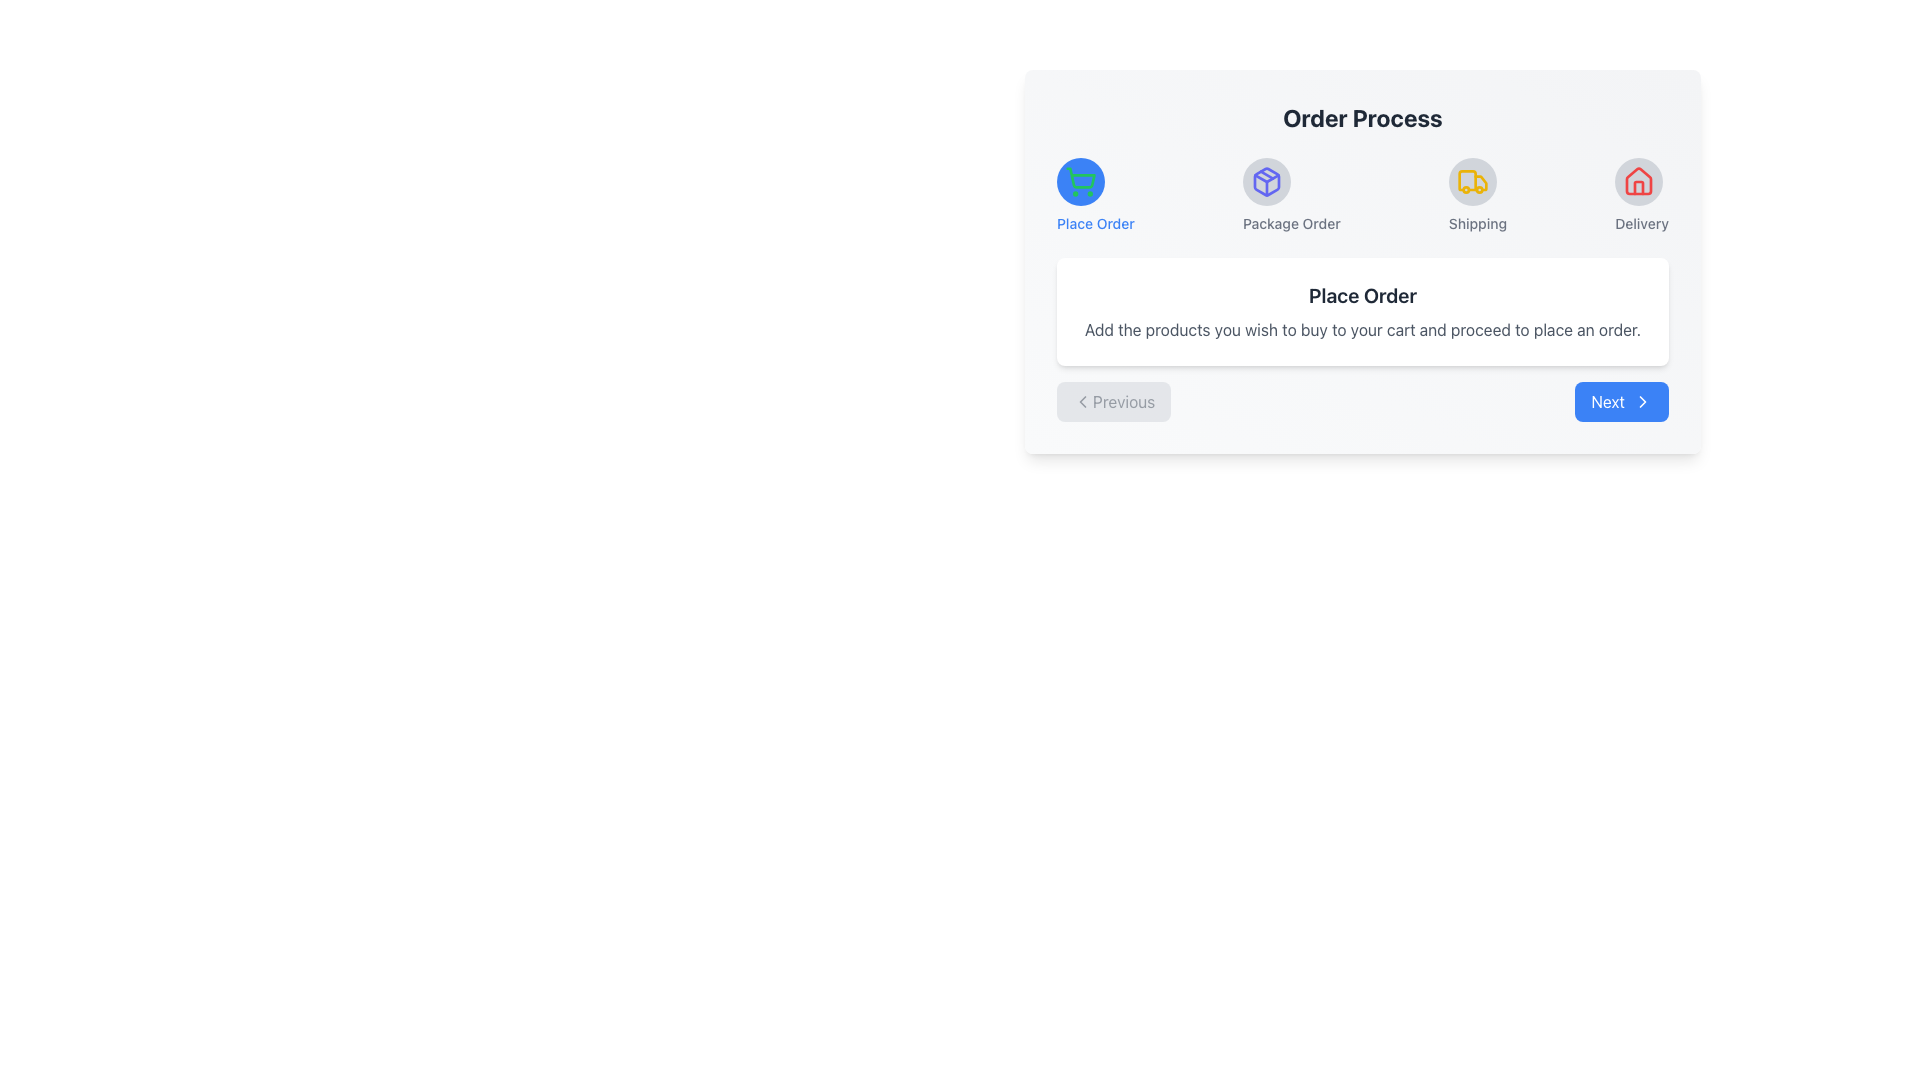 This screenshot has width=1920, height=1080. What do you see at coordinates (1362, 296) in the screenshot?
I see `the header text indicating 'Place Order', which is positioned at the top of a rectangular card layout` at bounding box center [1362, 296].